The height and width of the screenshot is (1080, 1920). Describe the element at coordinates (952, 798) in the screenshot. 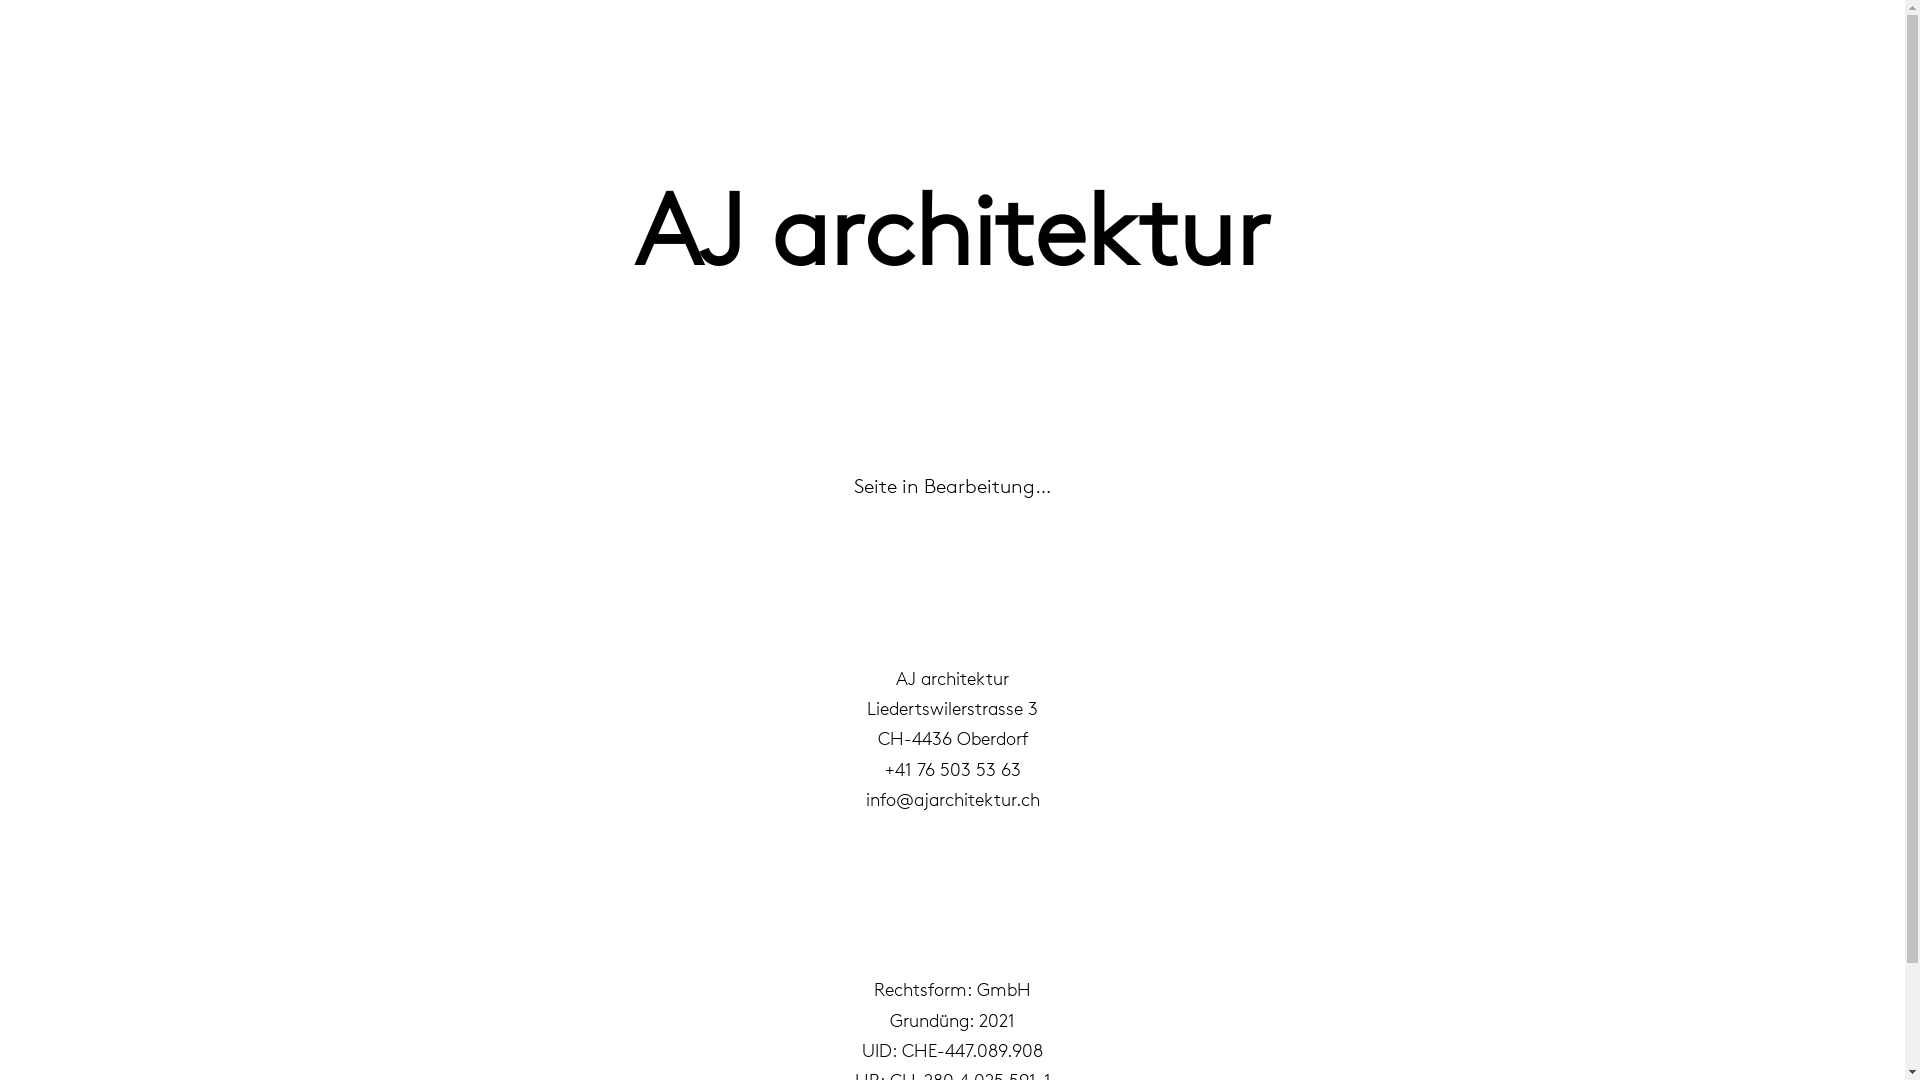

I see `'info@ajarchitektur.ch'` at that location.